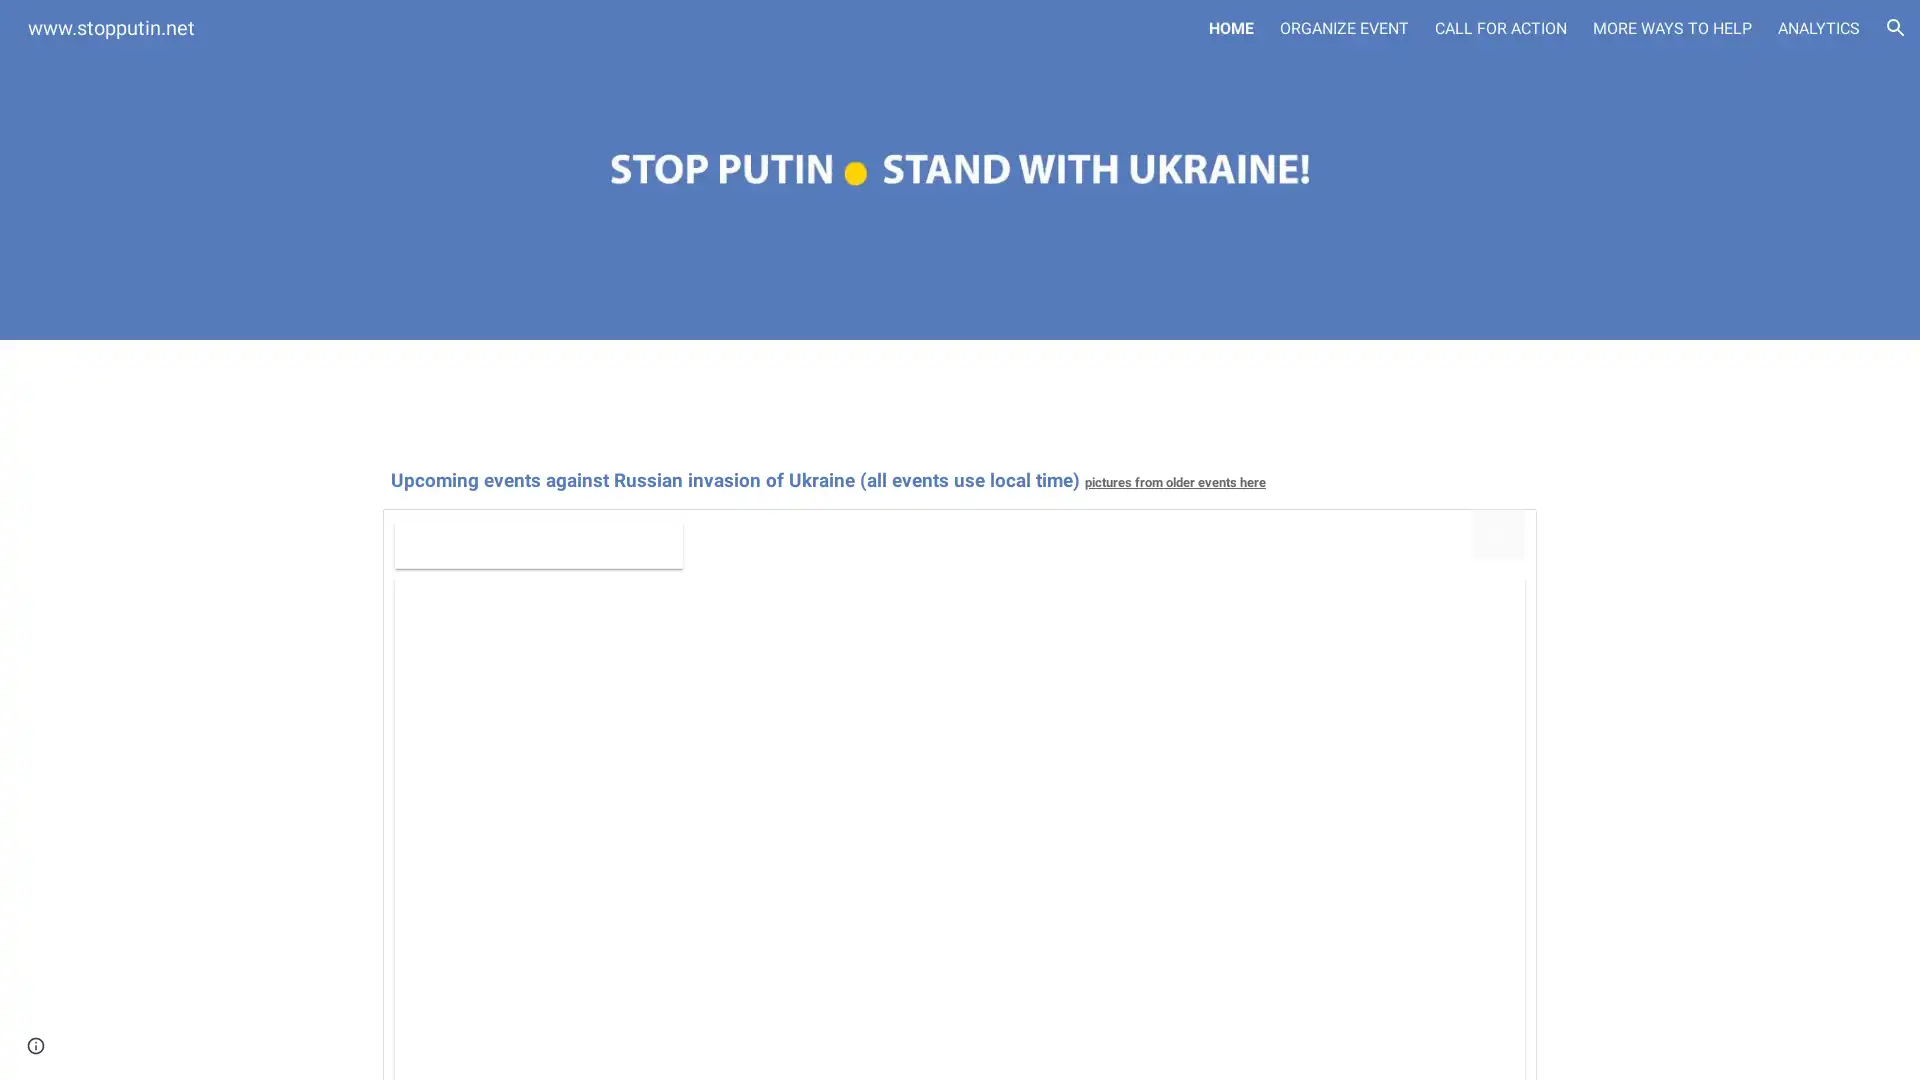  What do you see at coordinates (787, 37) in the screenshot?
I see `Skip to main content` at bounding box center [787, 37].